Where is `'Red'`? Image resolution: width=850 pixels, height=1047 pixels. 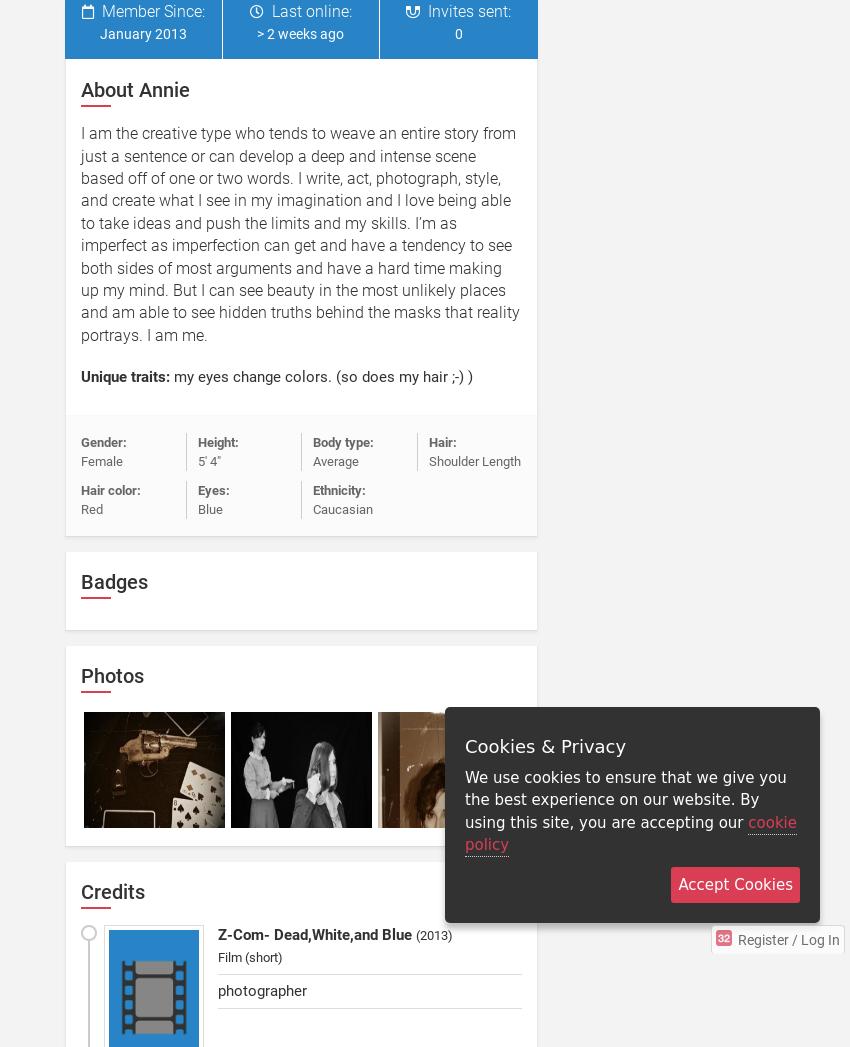 'Red' is located at coordinates (90, 508).